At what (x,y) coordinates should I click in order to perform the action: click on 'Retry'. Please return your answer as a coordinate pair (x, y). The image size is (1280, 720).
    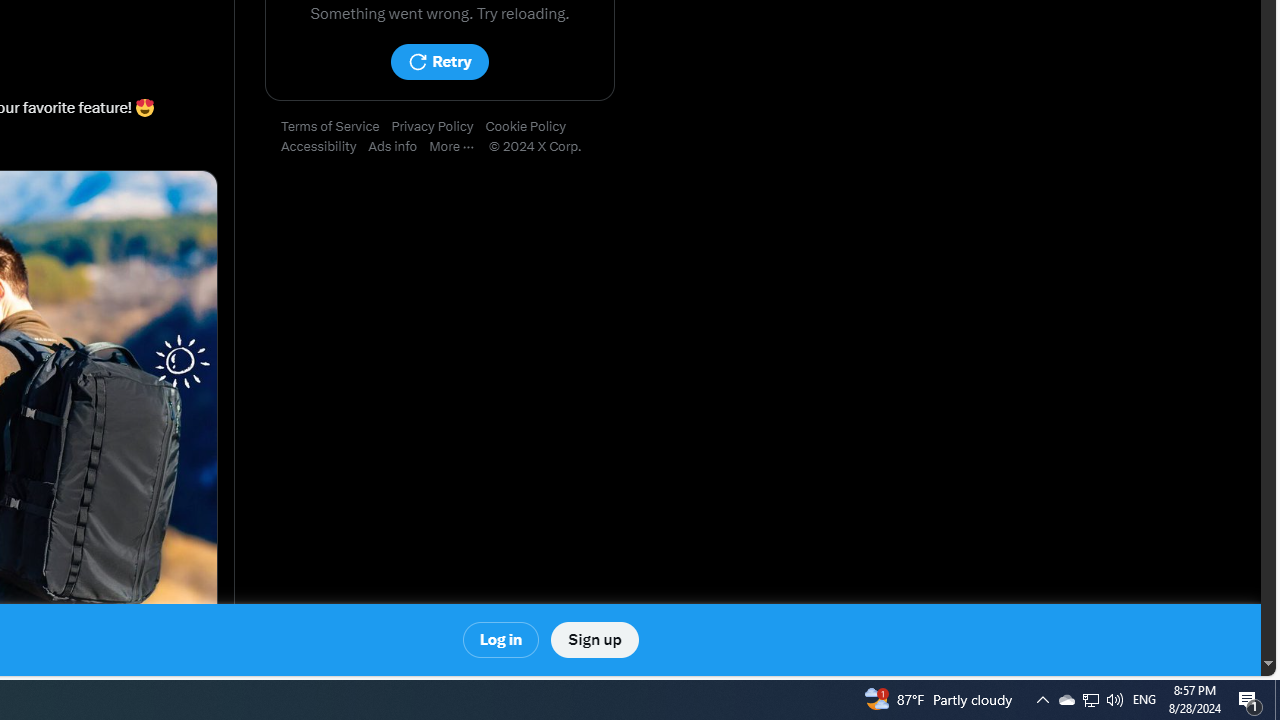
    Looking at the image, I should click on (438, 61).